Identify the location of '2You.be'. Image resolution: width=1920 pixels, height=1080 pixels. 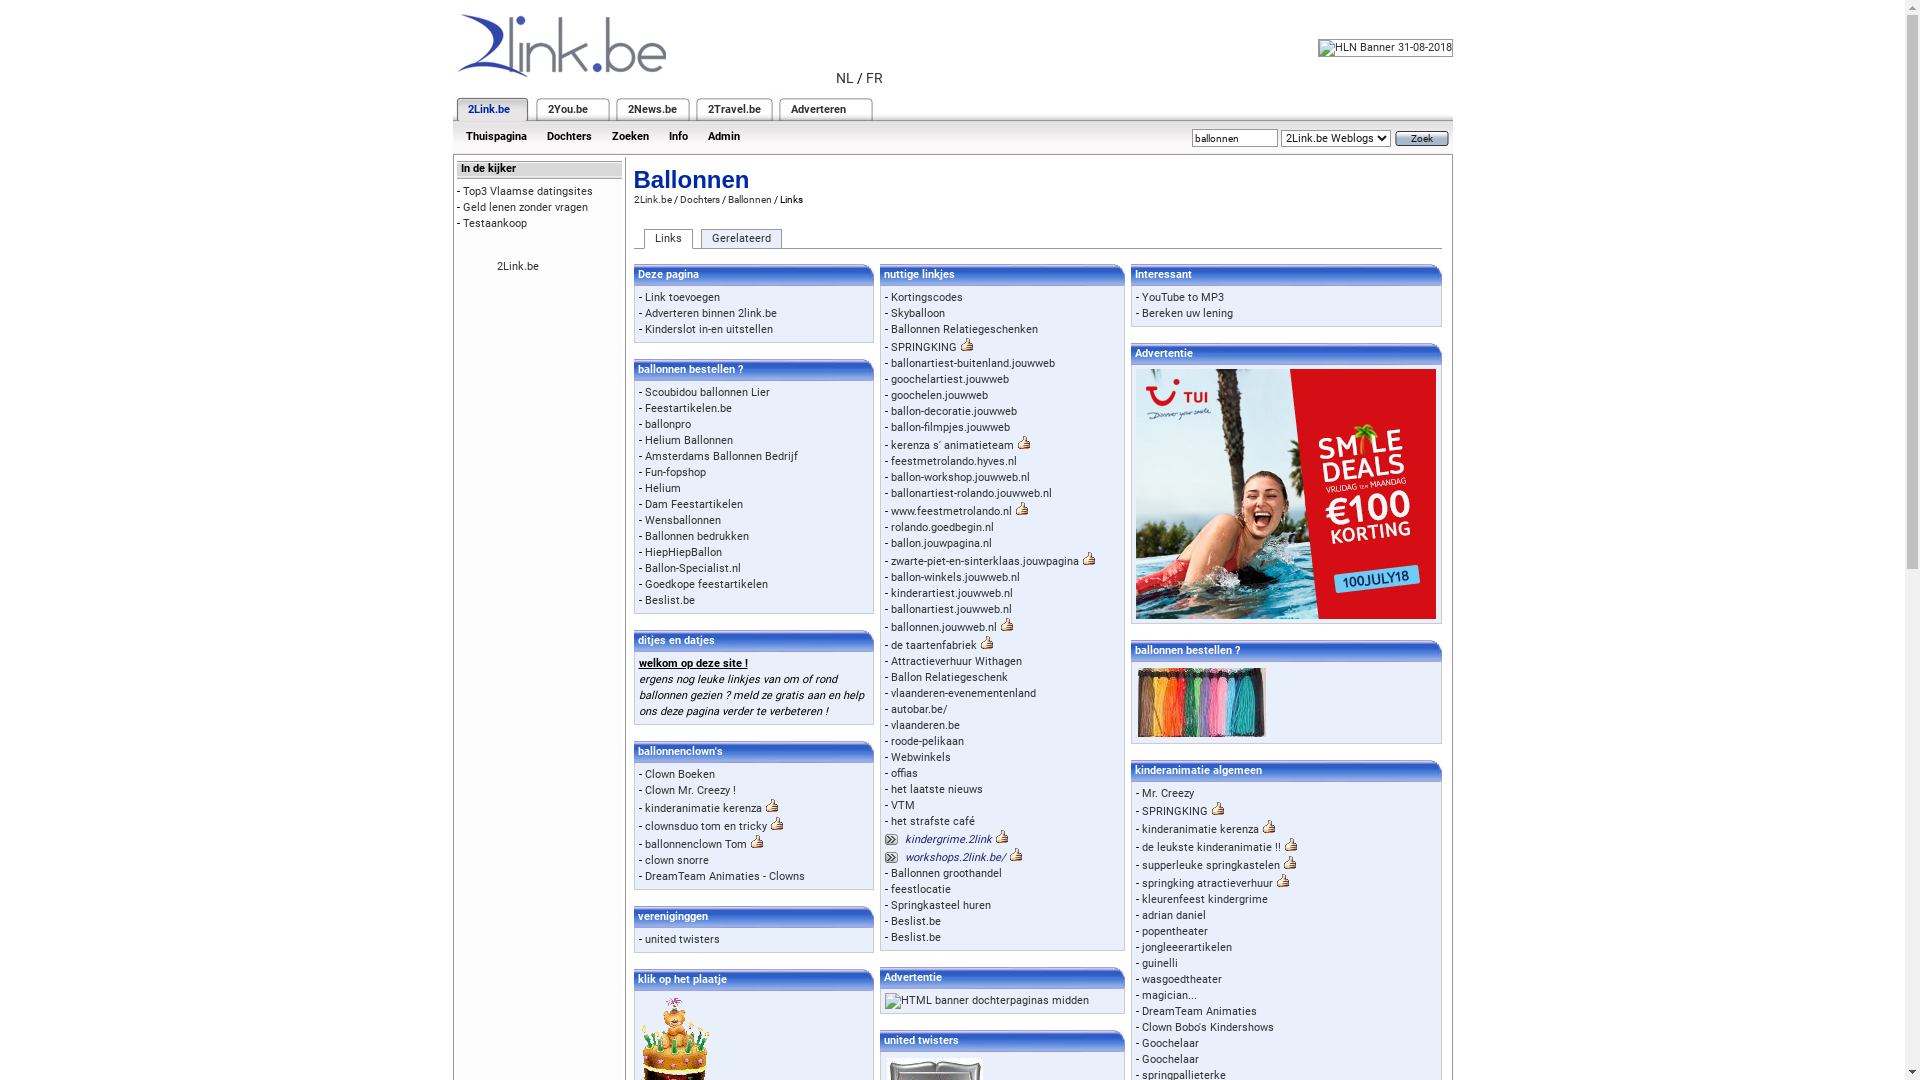
(566, 109).